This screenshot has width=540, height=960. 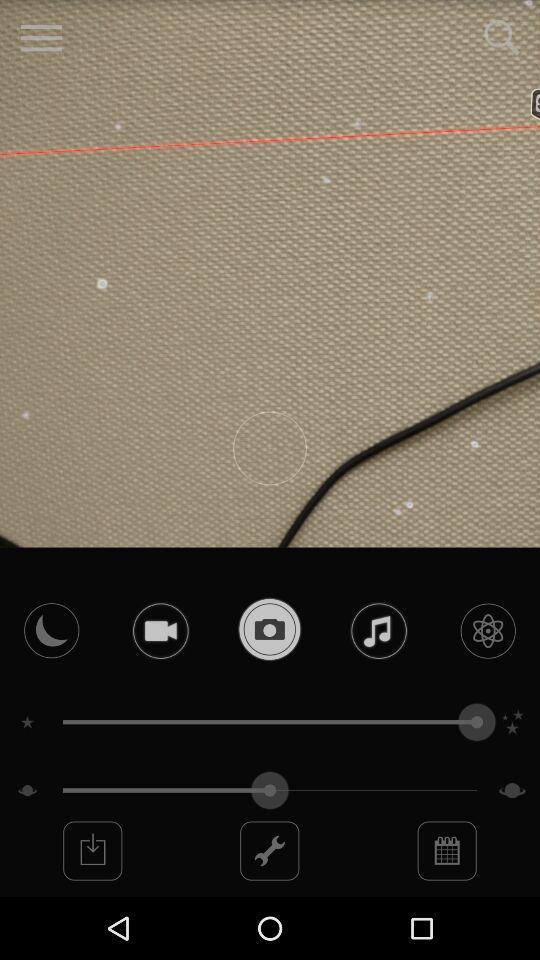 What do you see at coordinates (487, 675) in the screenshot?
I see `the settings icon` at bounding box center [487, 675].